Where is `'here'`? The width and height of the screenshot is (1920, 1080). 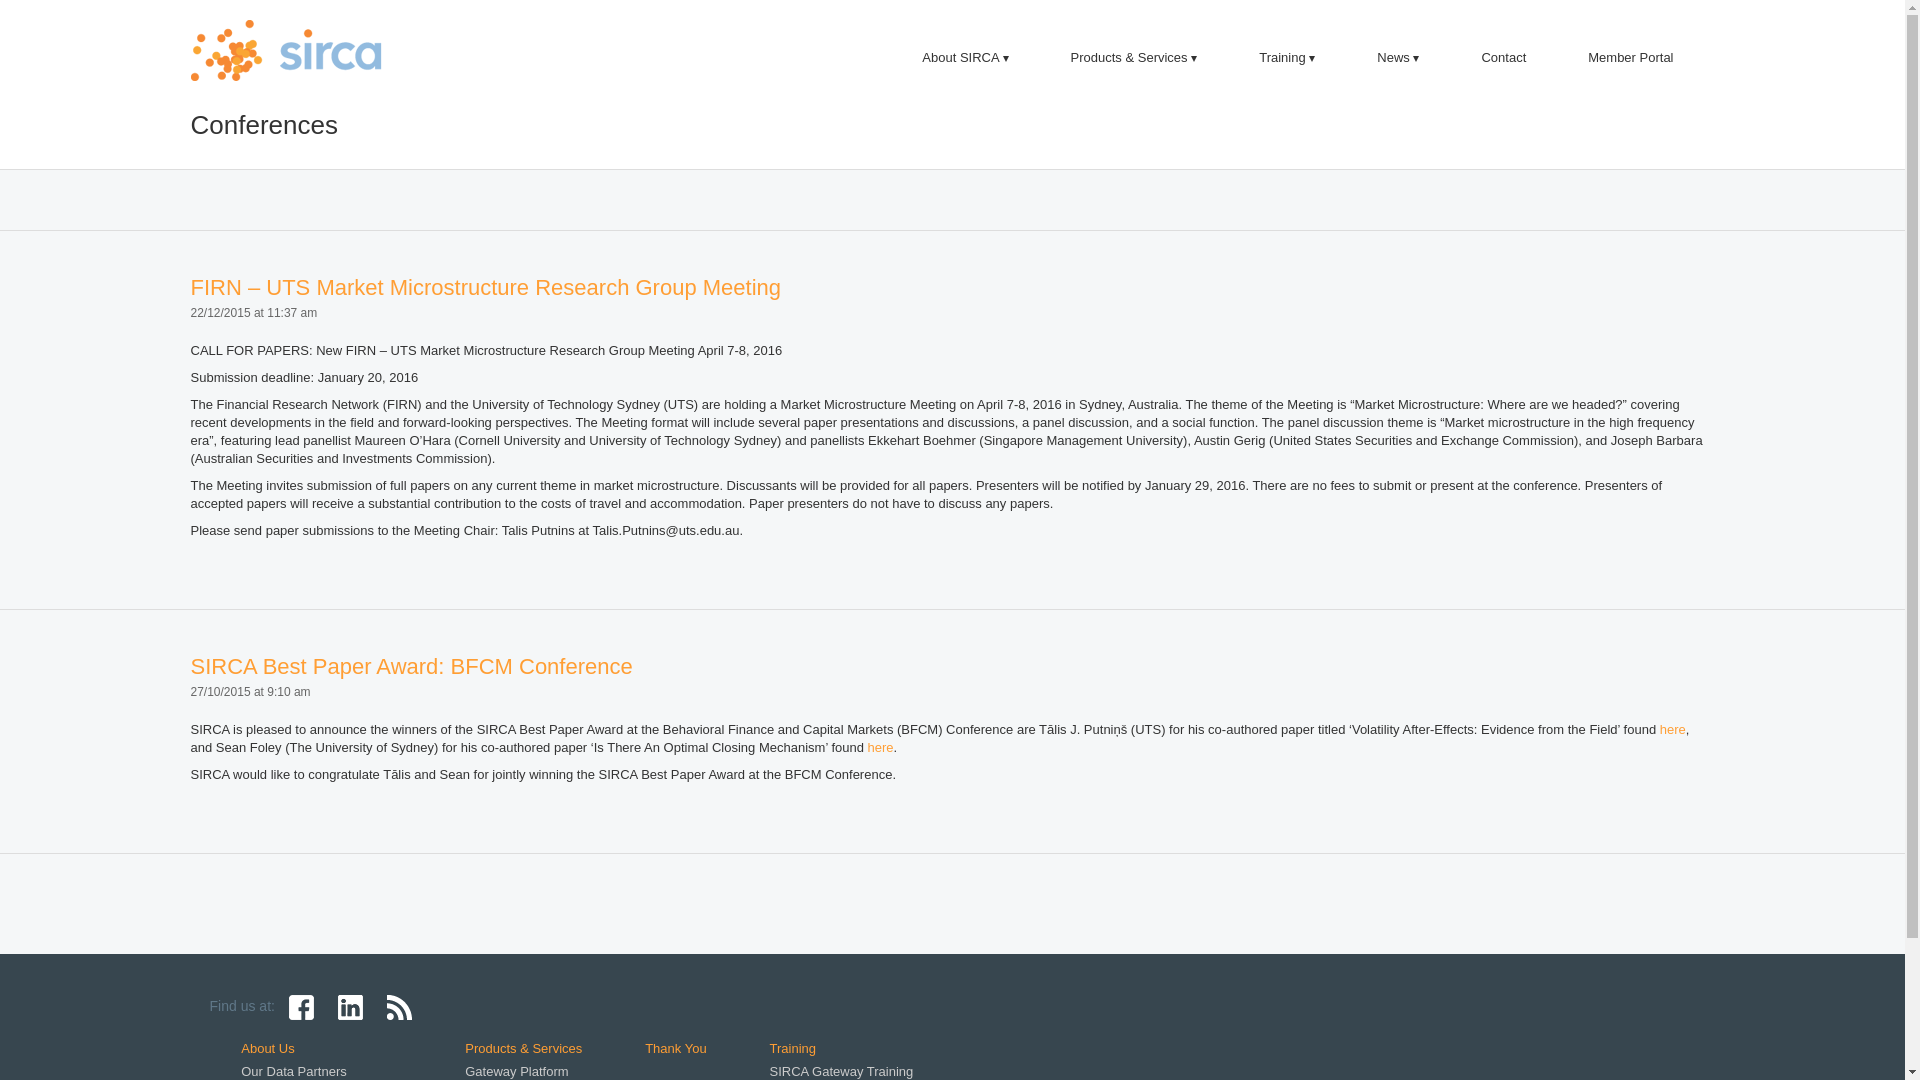 'here' is located at coordinates (880, 747).